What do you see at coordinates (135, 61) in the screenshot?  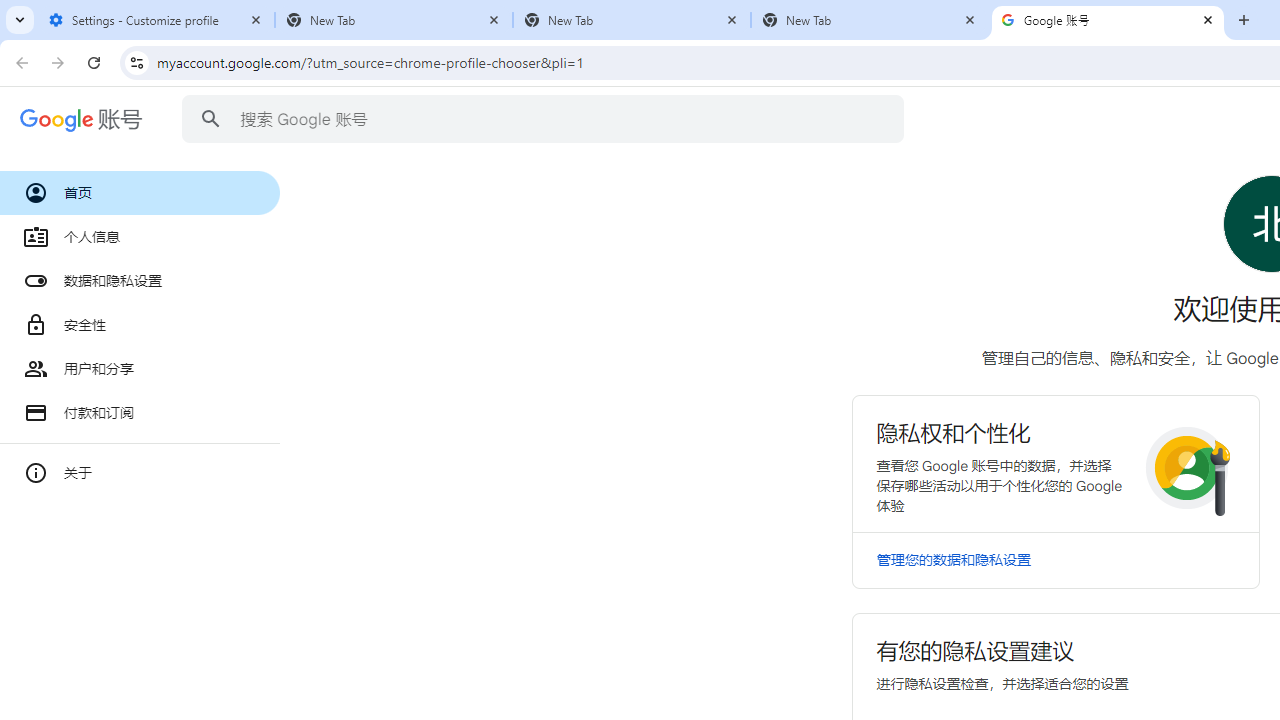 I see `'View site information'` at bounding box center [135, 61].